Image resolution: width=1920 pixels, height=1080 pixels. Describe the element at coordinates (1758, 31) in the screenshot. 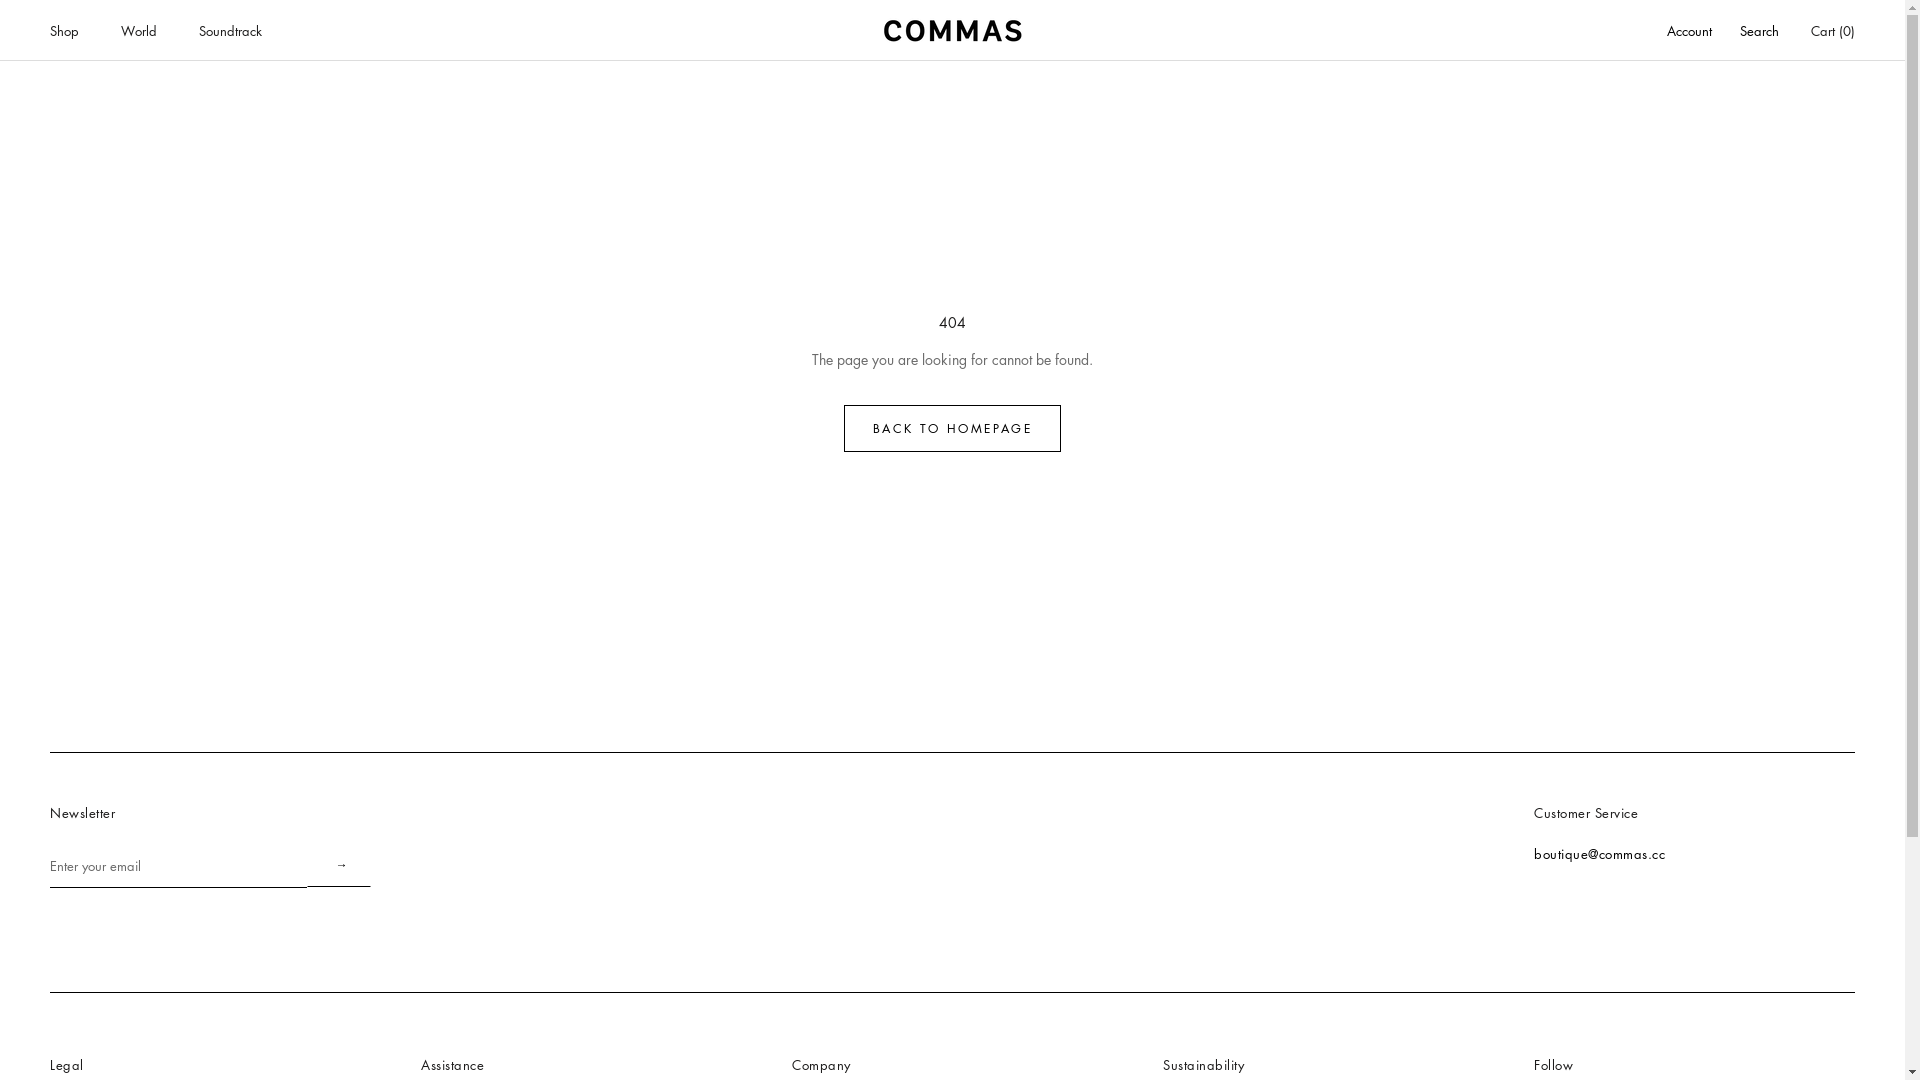

I see `'Search'` at that location.